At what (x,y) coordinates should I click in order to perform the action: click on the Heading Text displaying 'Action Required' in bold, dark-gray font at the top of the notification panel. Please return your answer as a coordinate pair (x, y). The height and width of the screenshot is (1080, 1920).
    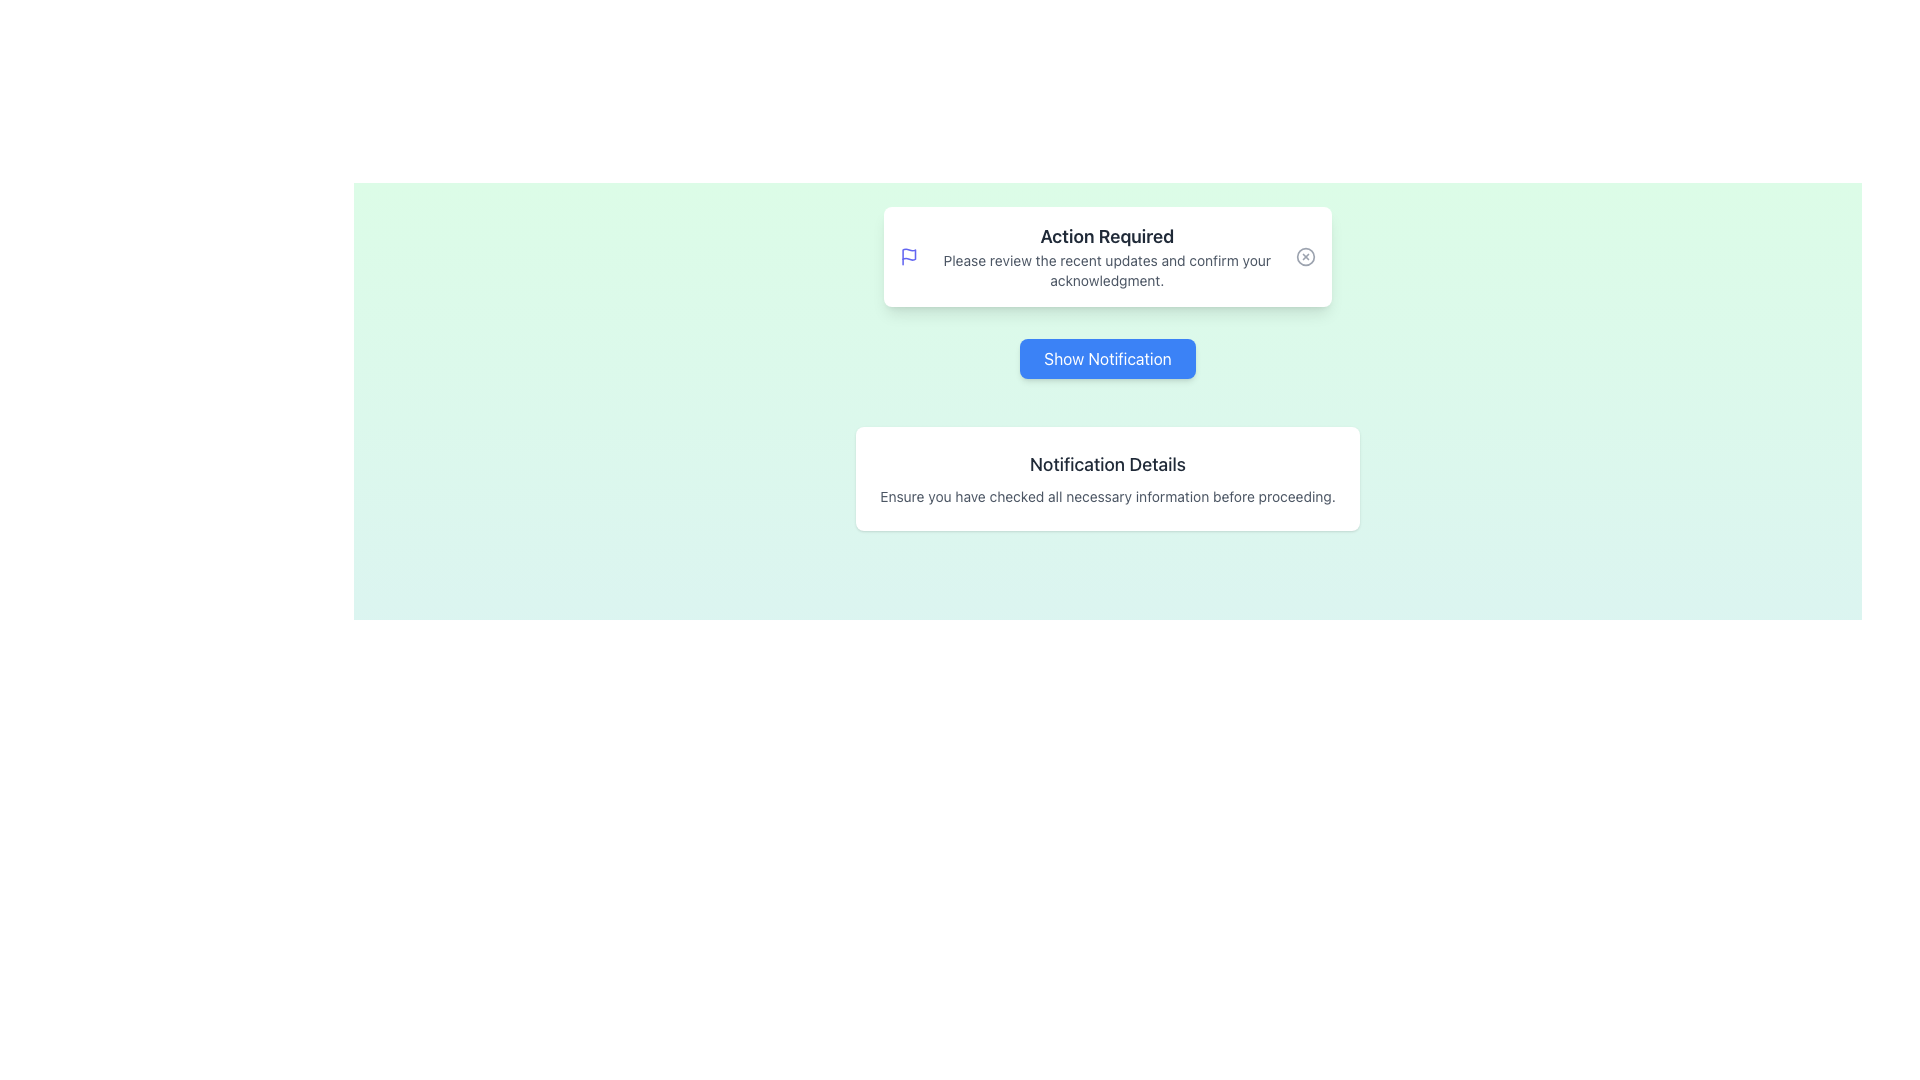
    Looking at the image, I should click on (1106, 235).